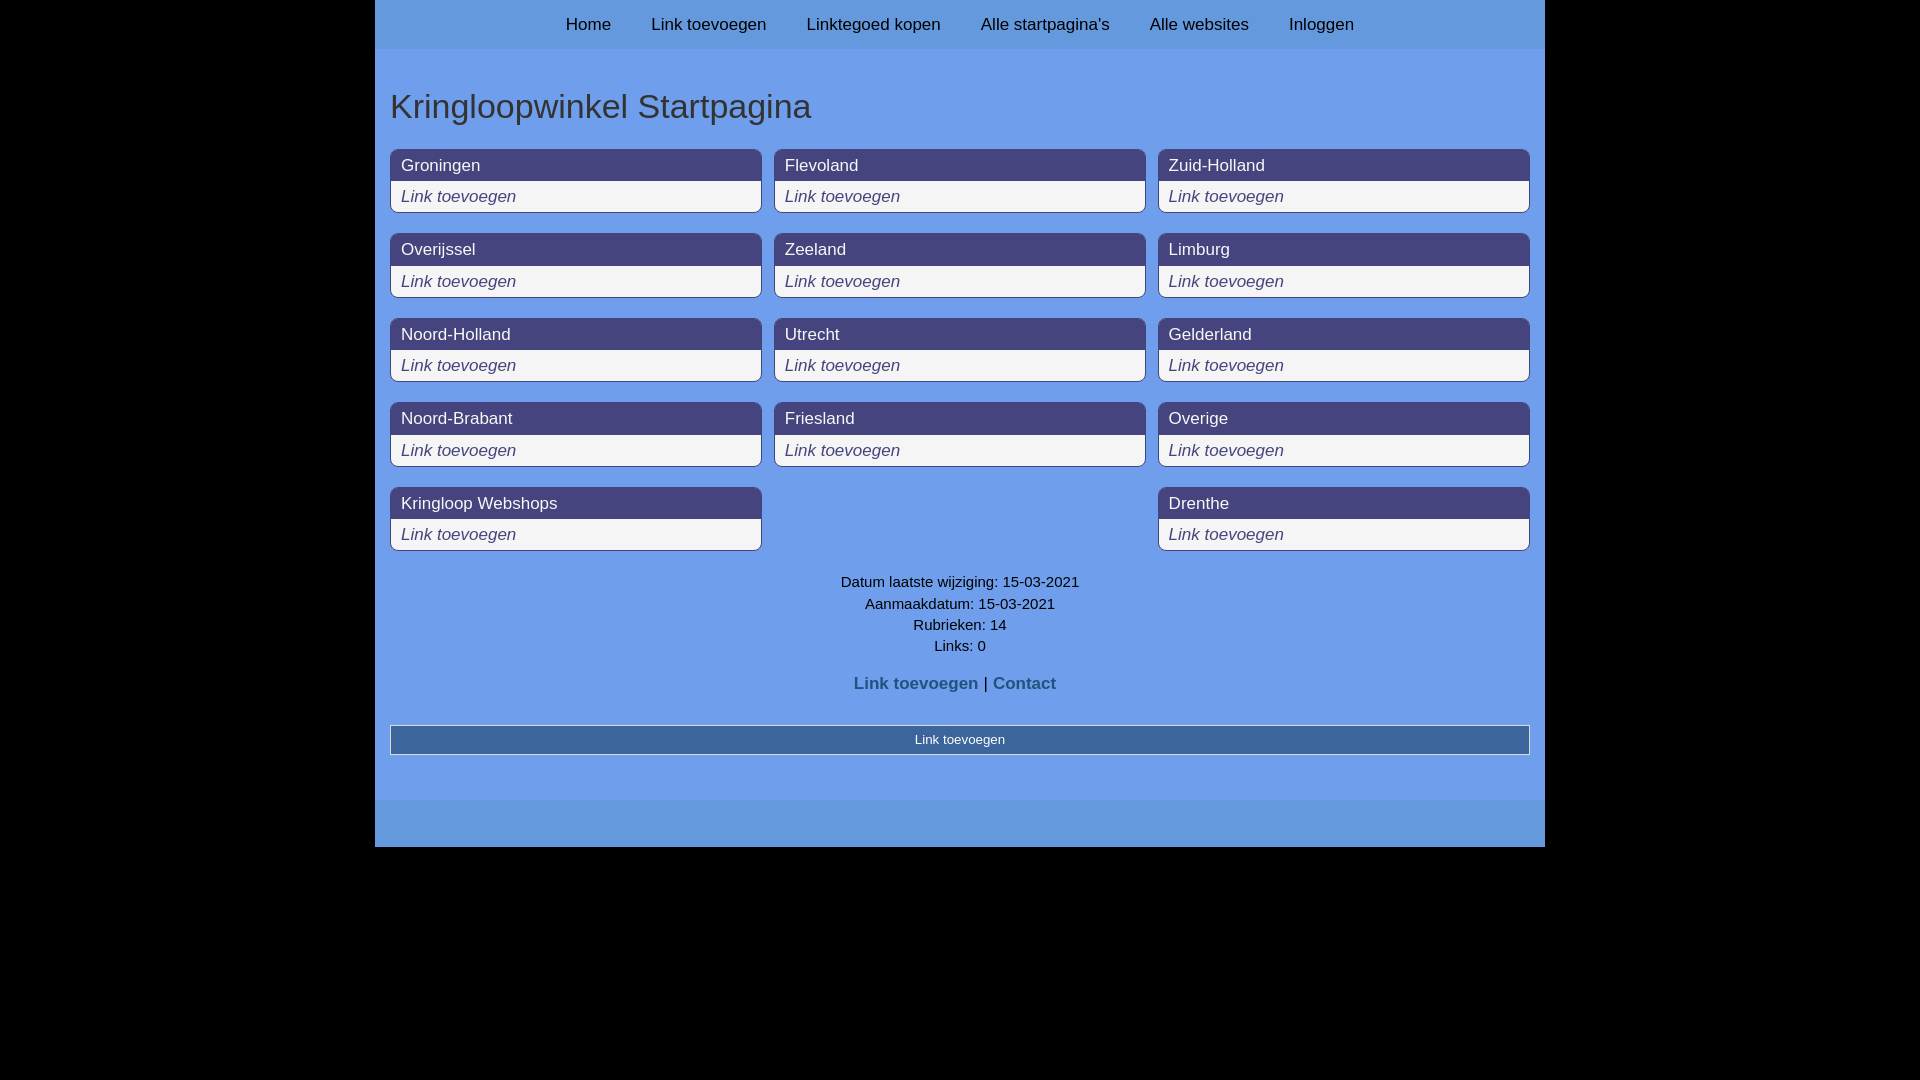 This screenshot has height=1080, width=1920. I want to click on 'Contact', so click(1024, 682).